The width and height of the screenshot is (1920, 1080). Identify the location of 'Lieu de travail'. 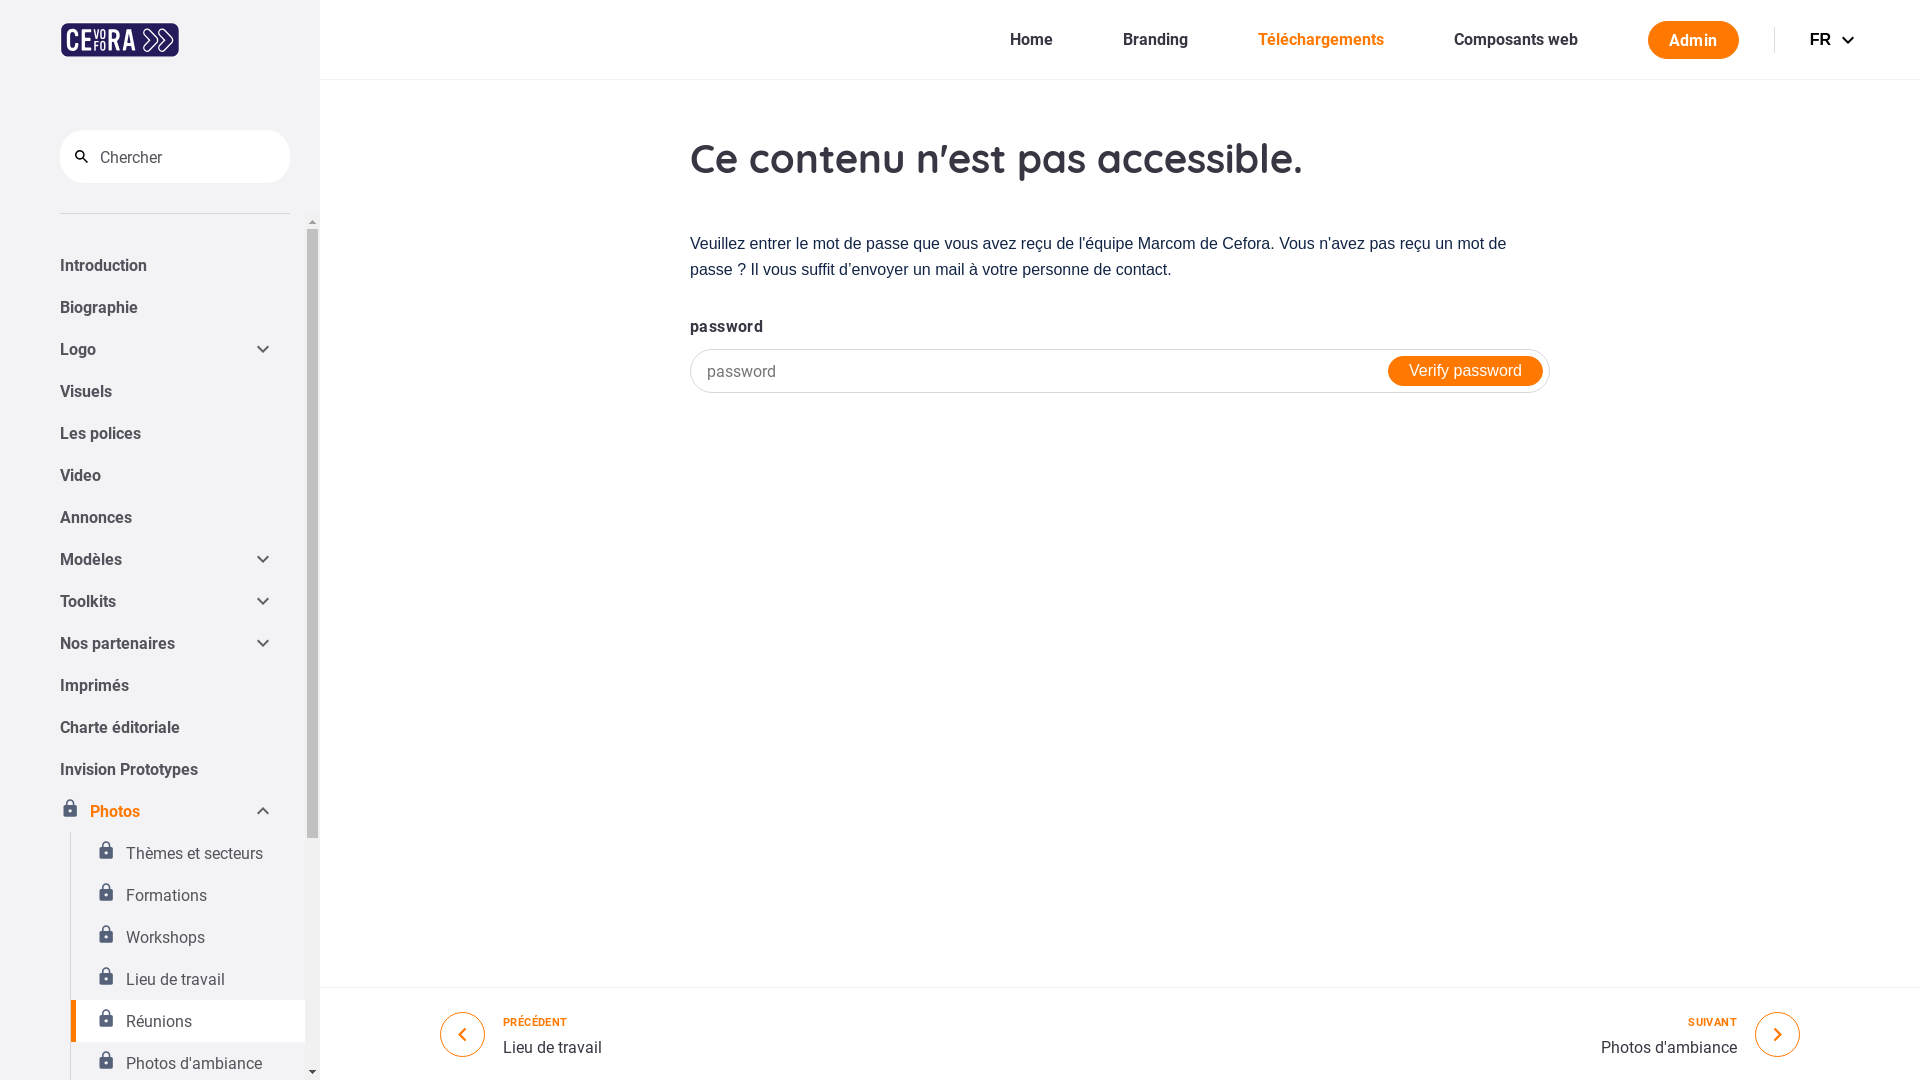
(187, 978).